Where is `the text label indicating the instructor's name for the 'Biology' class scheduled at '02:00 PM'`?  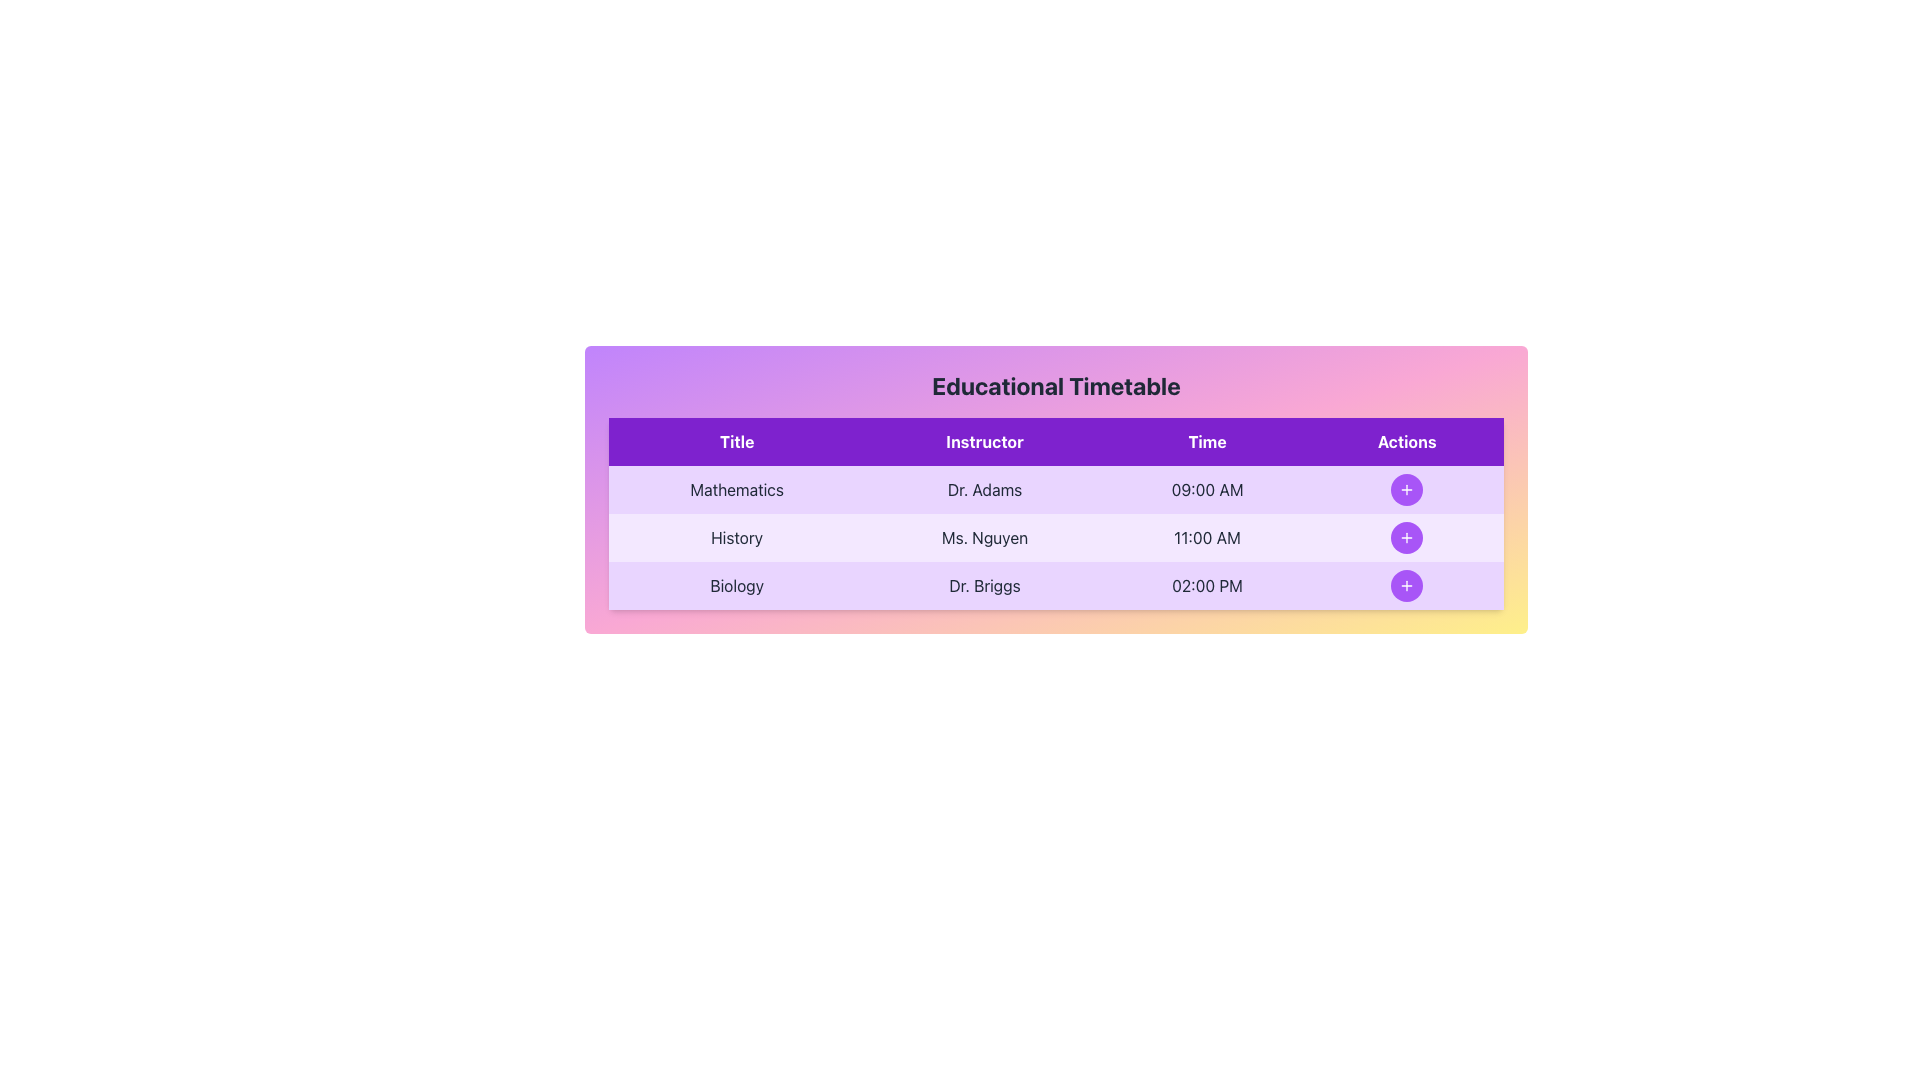
the text label indicating the instructor's name for the 'Biology' class scheduled at '02:00 PM' is located at coordinates (984, 585).